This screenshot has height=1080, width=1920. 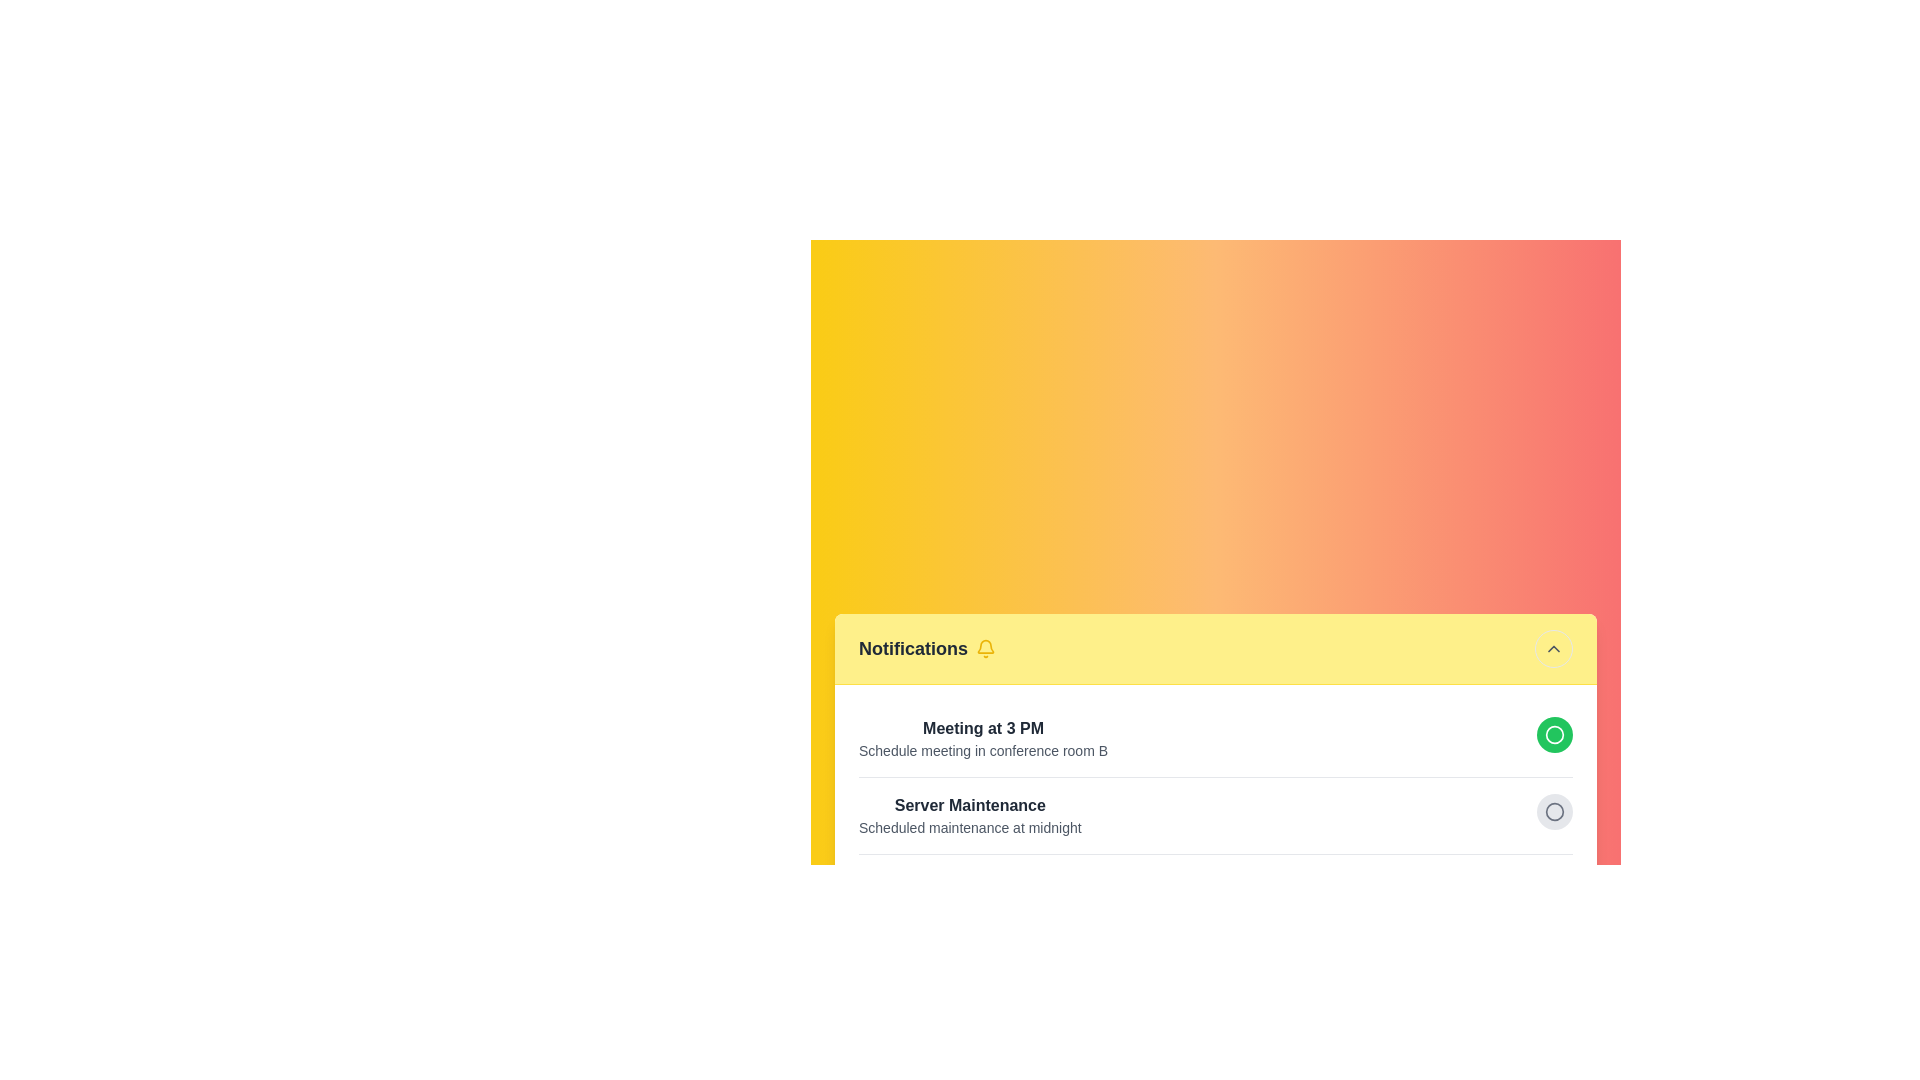 I want to click on the small upward-facing chevron icon within the circular button located at the top right corner of the yellow notification bar, so click(x=1553, y=648).